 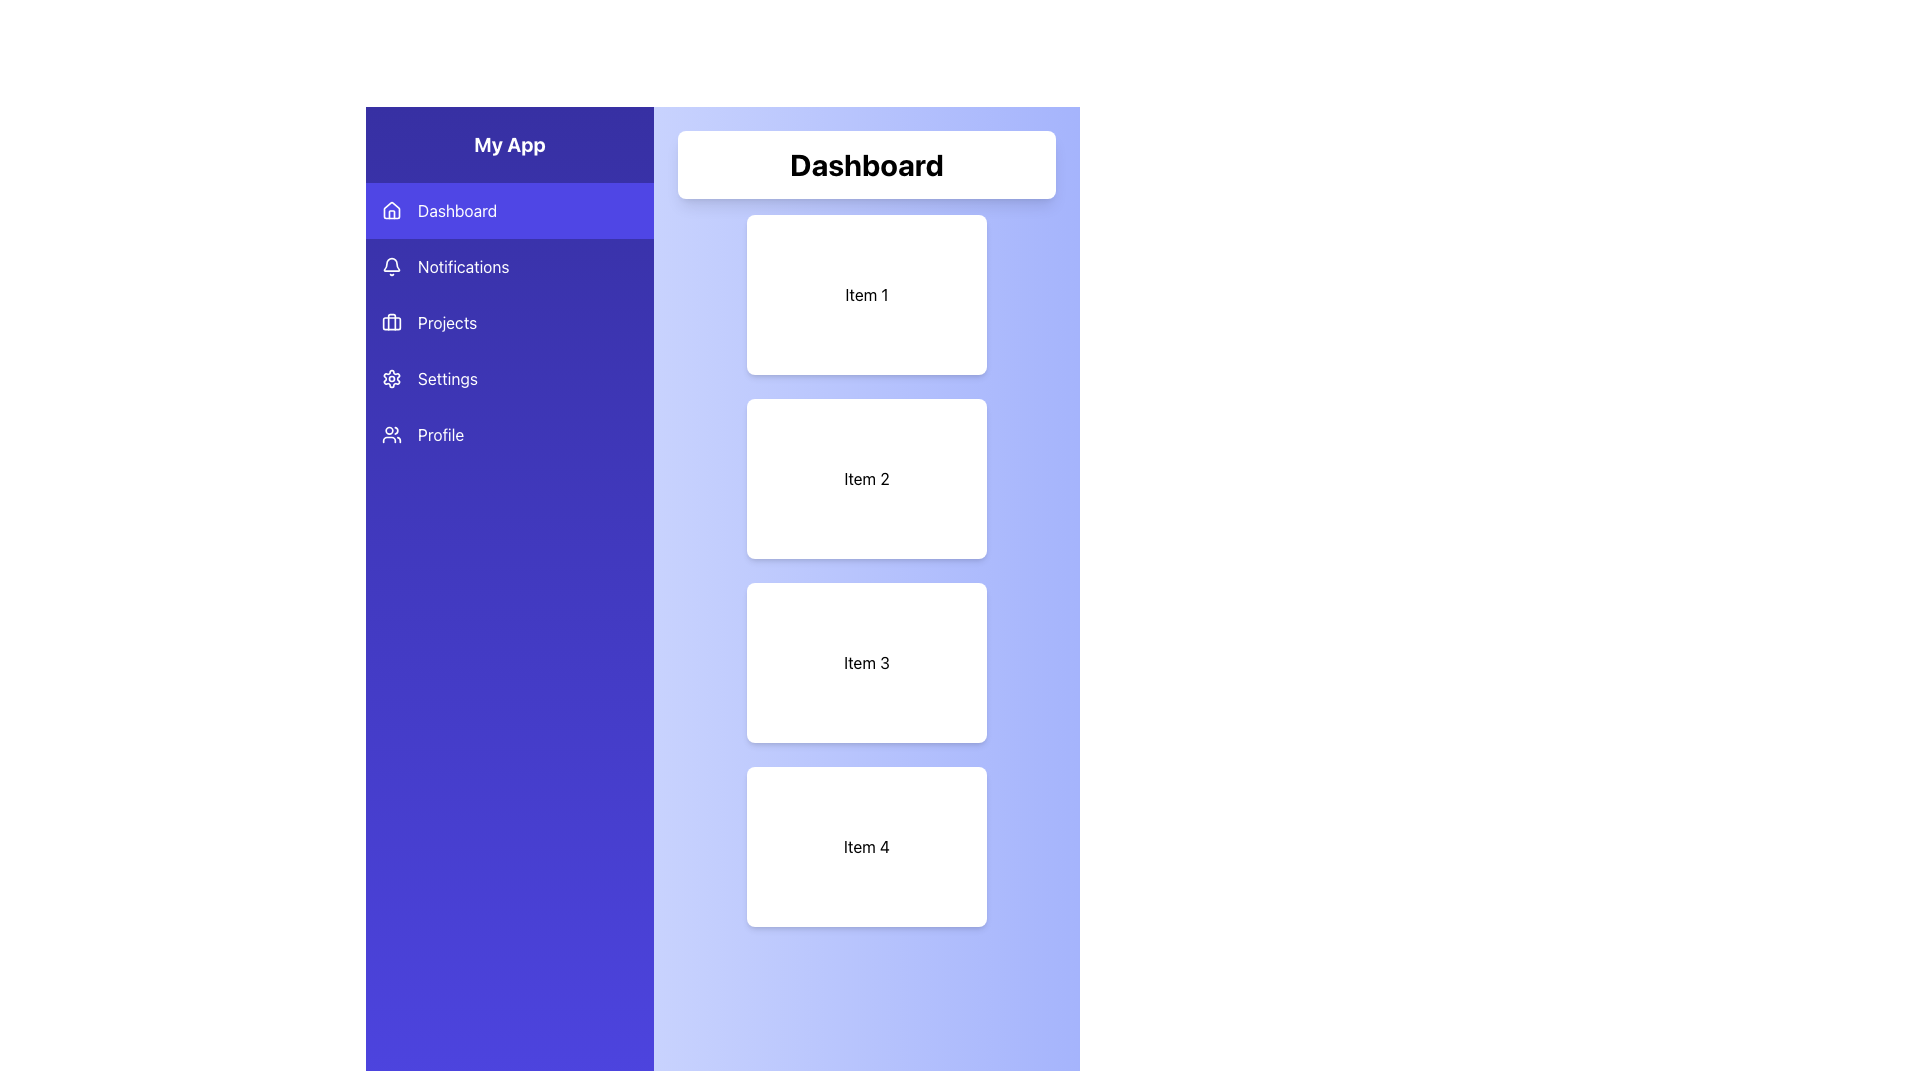 What do you see at coordinates (392, 378) in the screenshot?
I see `the gear-shaped icon in the vertical navigation bar` at bounding box center [392, 378].